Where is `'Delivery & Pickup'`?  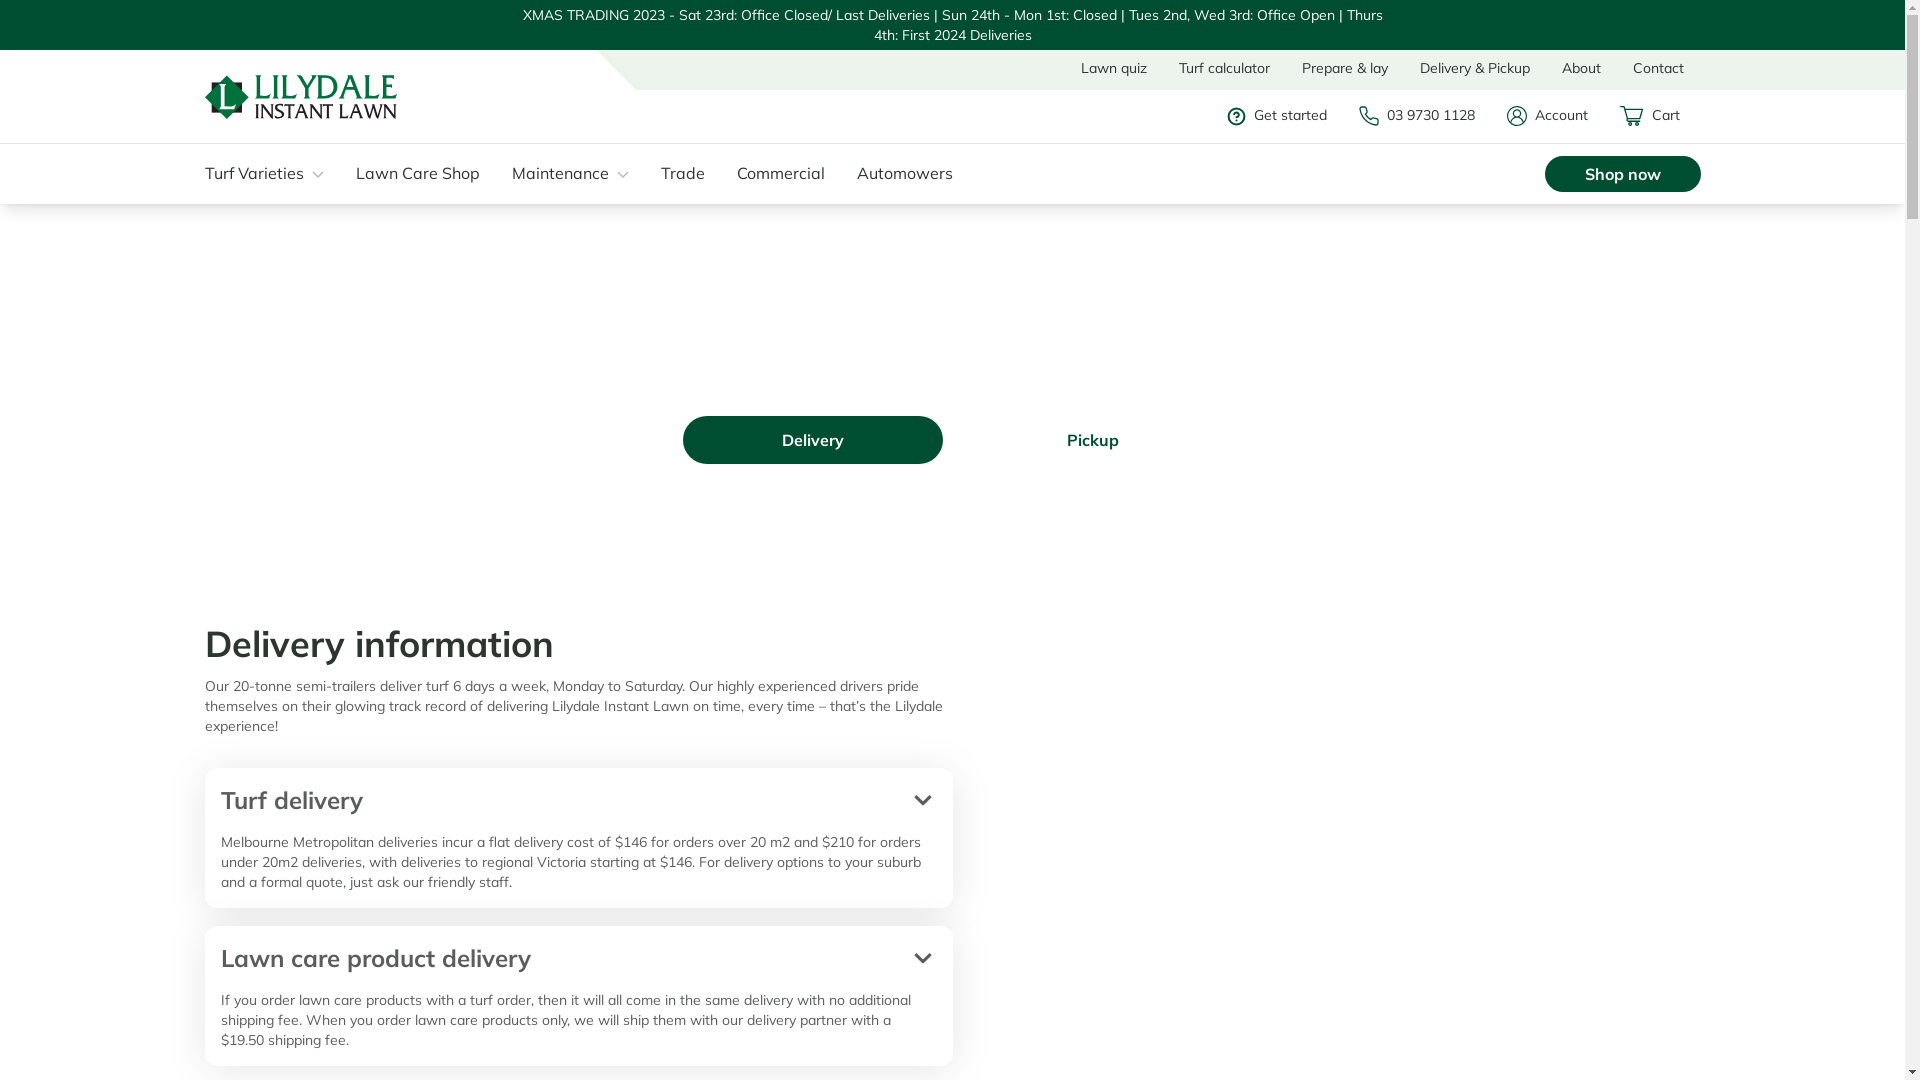
'Delivery & Pickup' is located at coordinates (1402, 67).